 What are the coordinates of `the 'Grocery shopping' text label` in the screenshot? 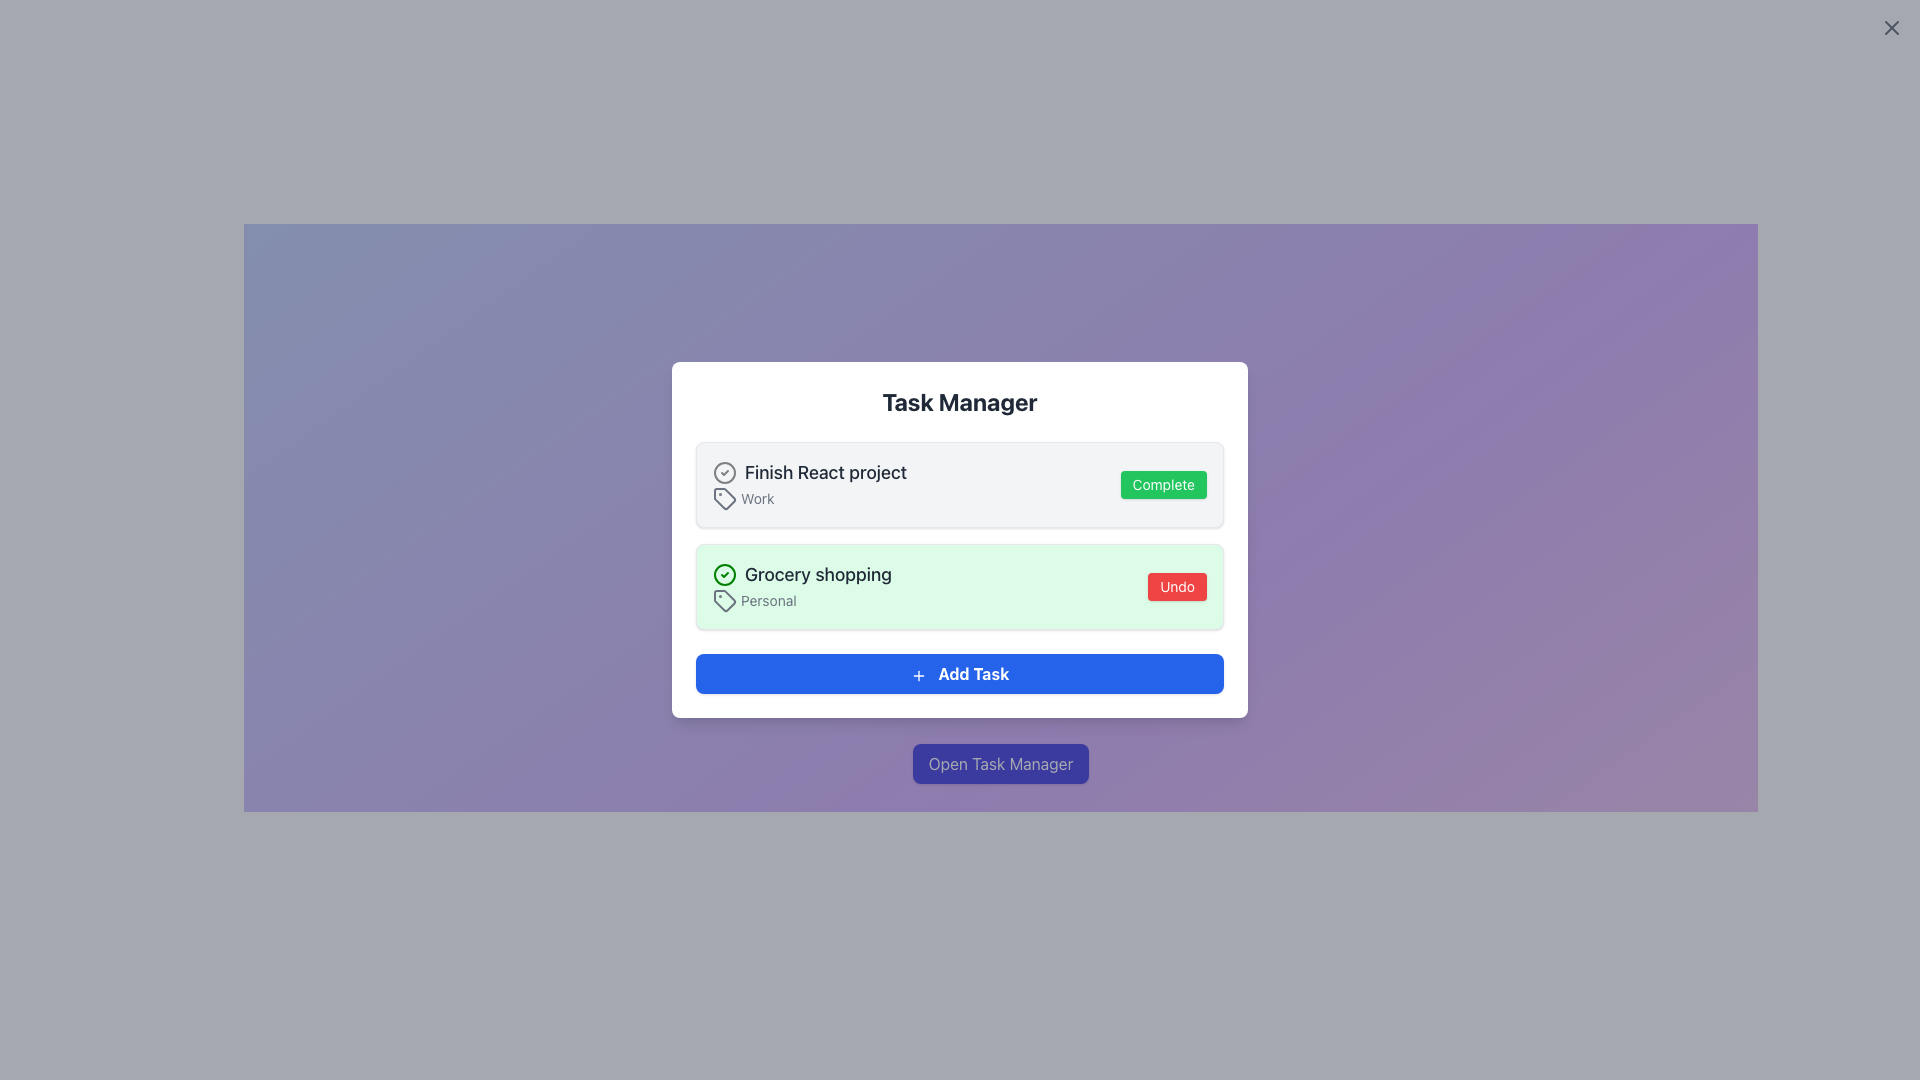 It's located at (802, 574).